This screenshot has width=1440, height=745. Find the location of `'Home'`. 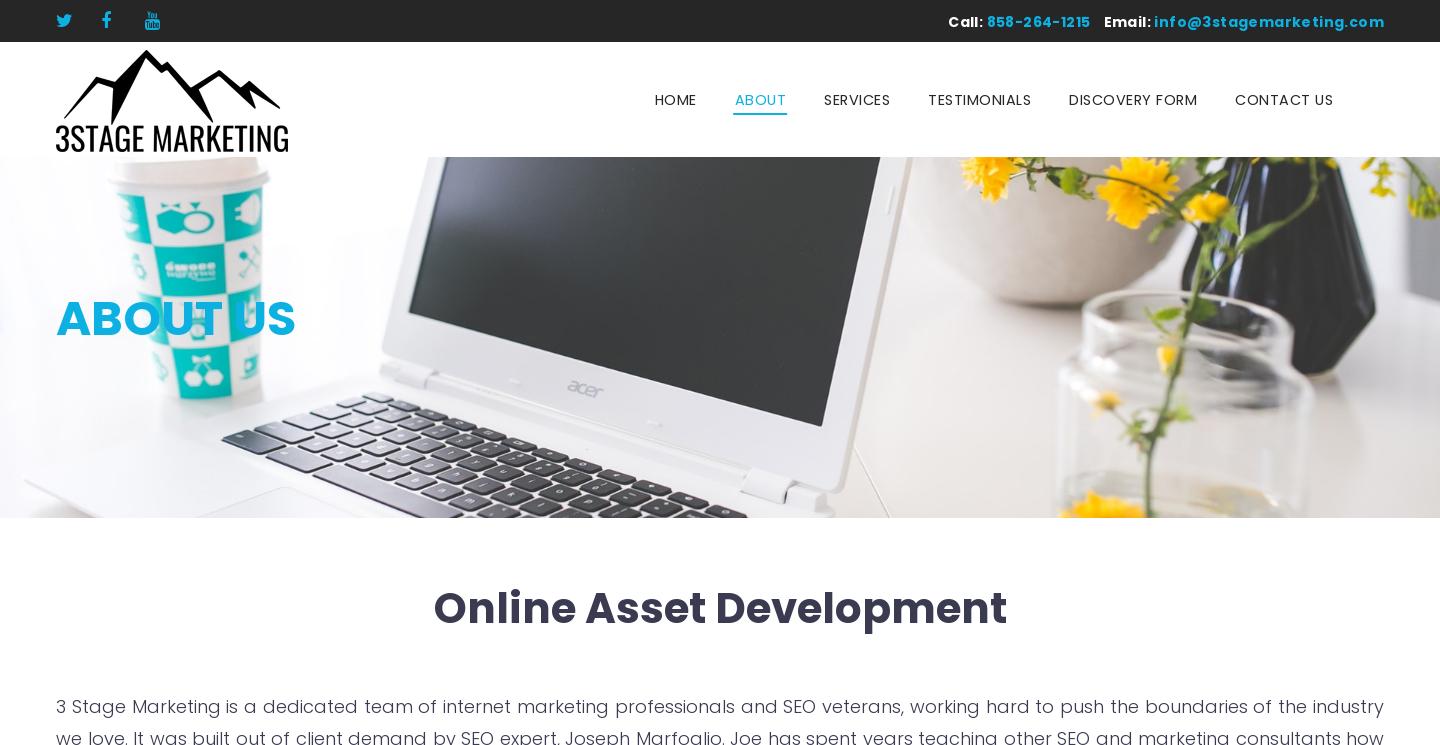

'Home' is located at coordinates (675, 99).